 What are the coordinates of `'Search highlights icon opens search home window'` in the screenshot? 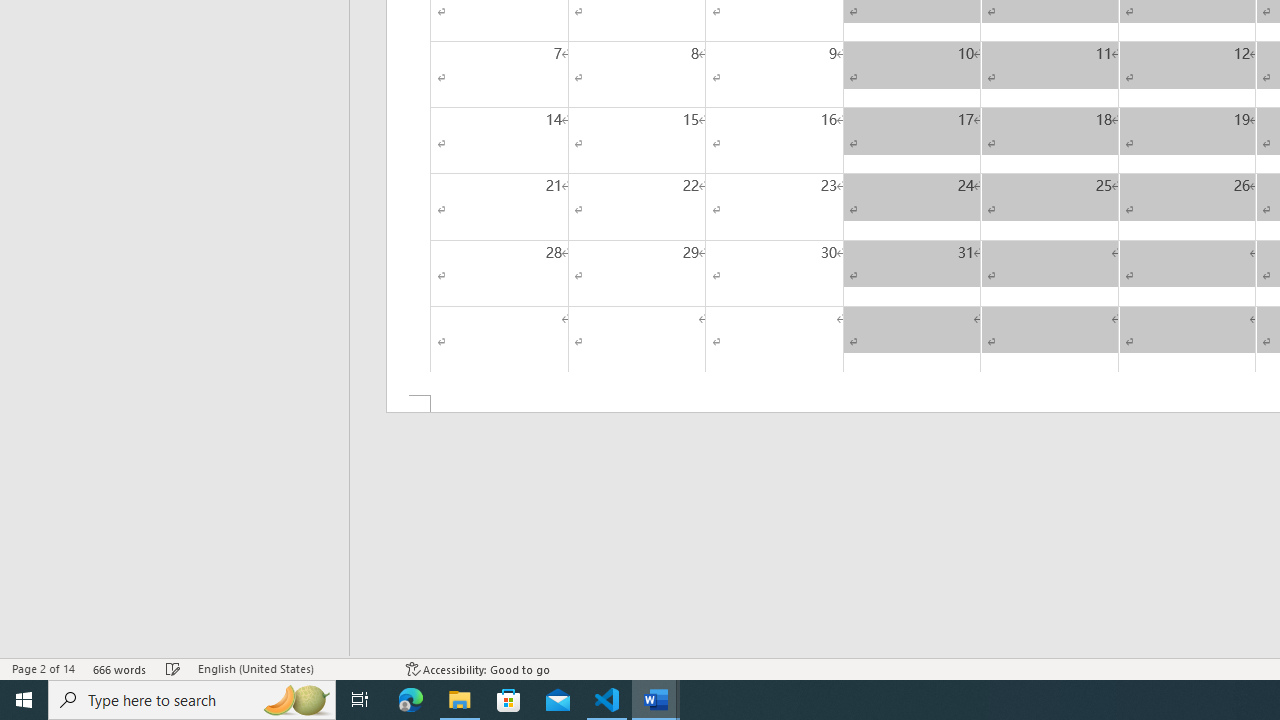 It's located at (294, 698).